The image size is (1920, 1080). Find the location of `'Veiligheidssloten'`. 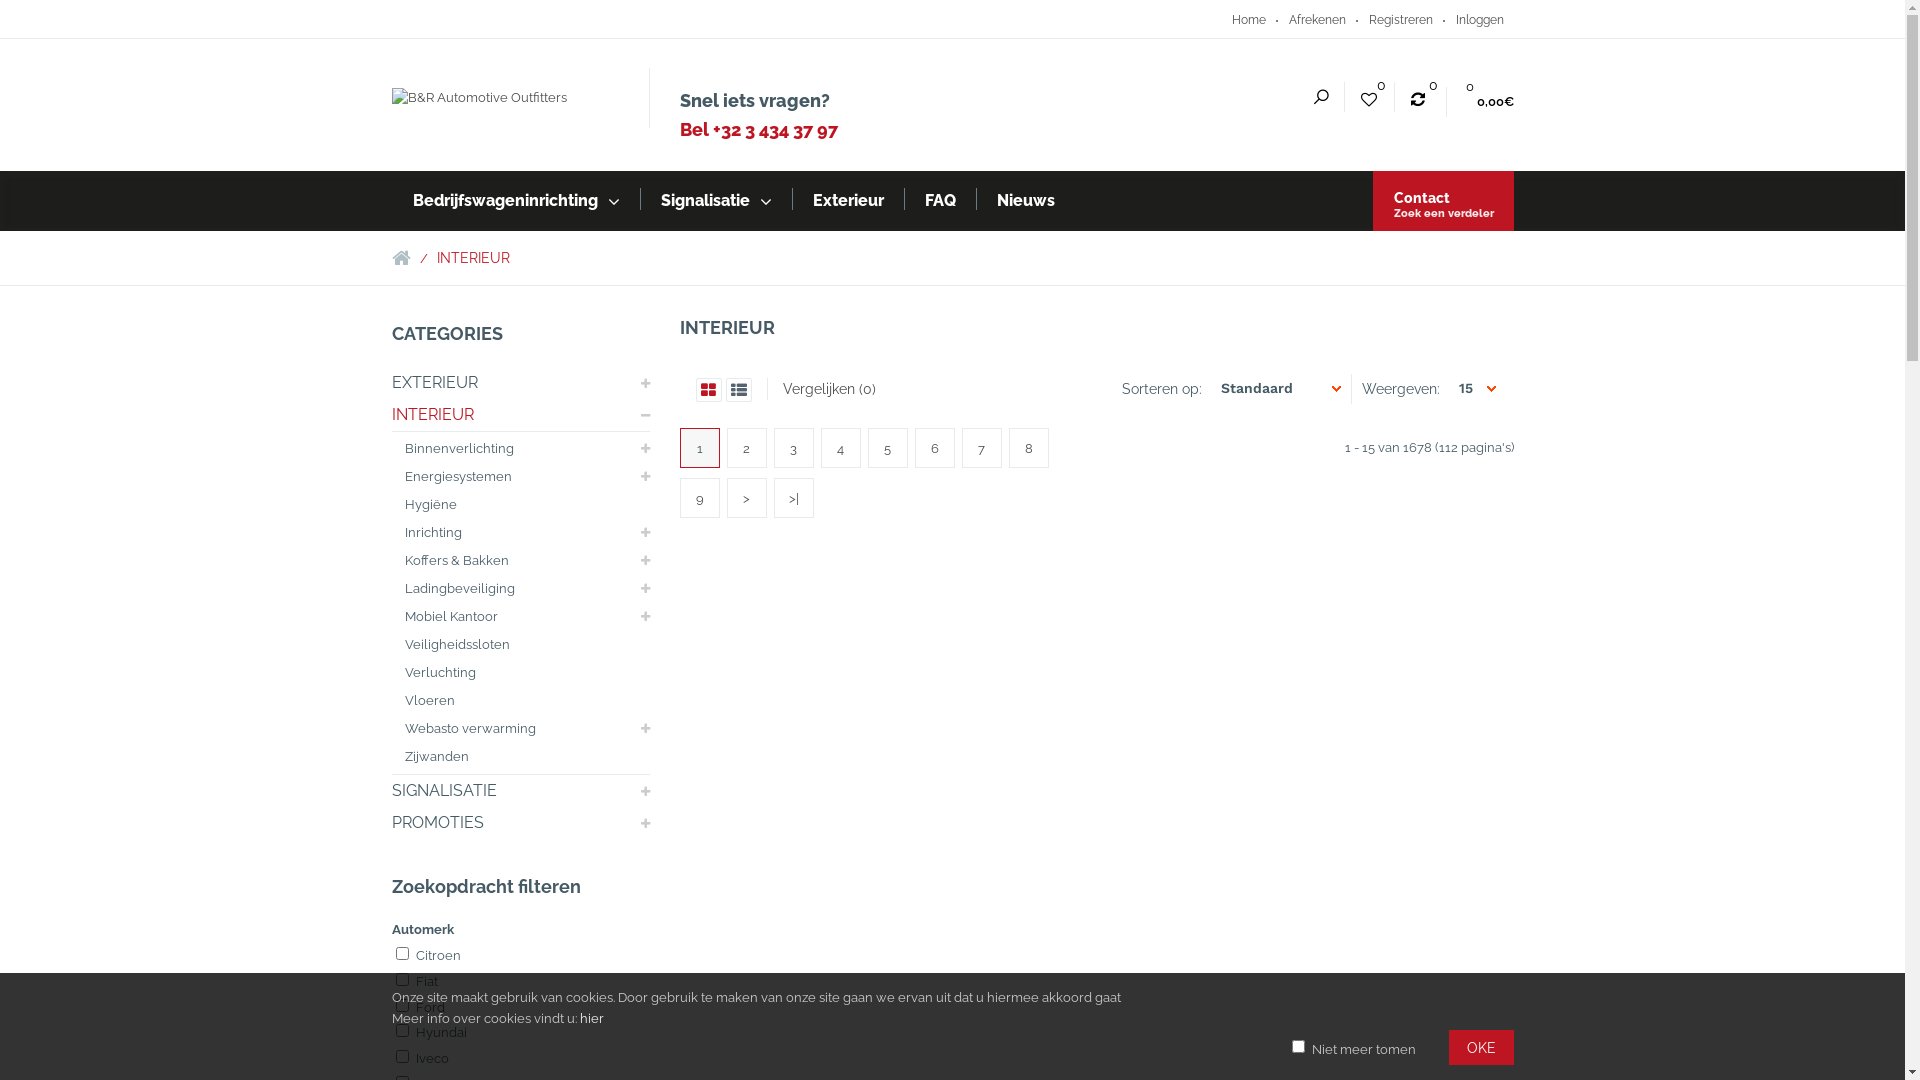

'Veiligheidssloten' is located at coordinates (455, 644).